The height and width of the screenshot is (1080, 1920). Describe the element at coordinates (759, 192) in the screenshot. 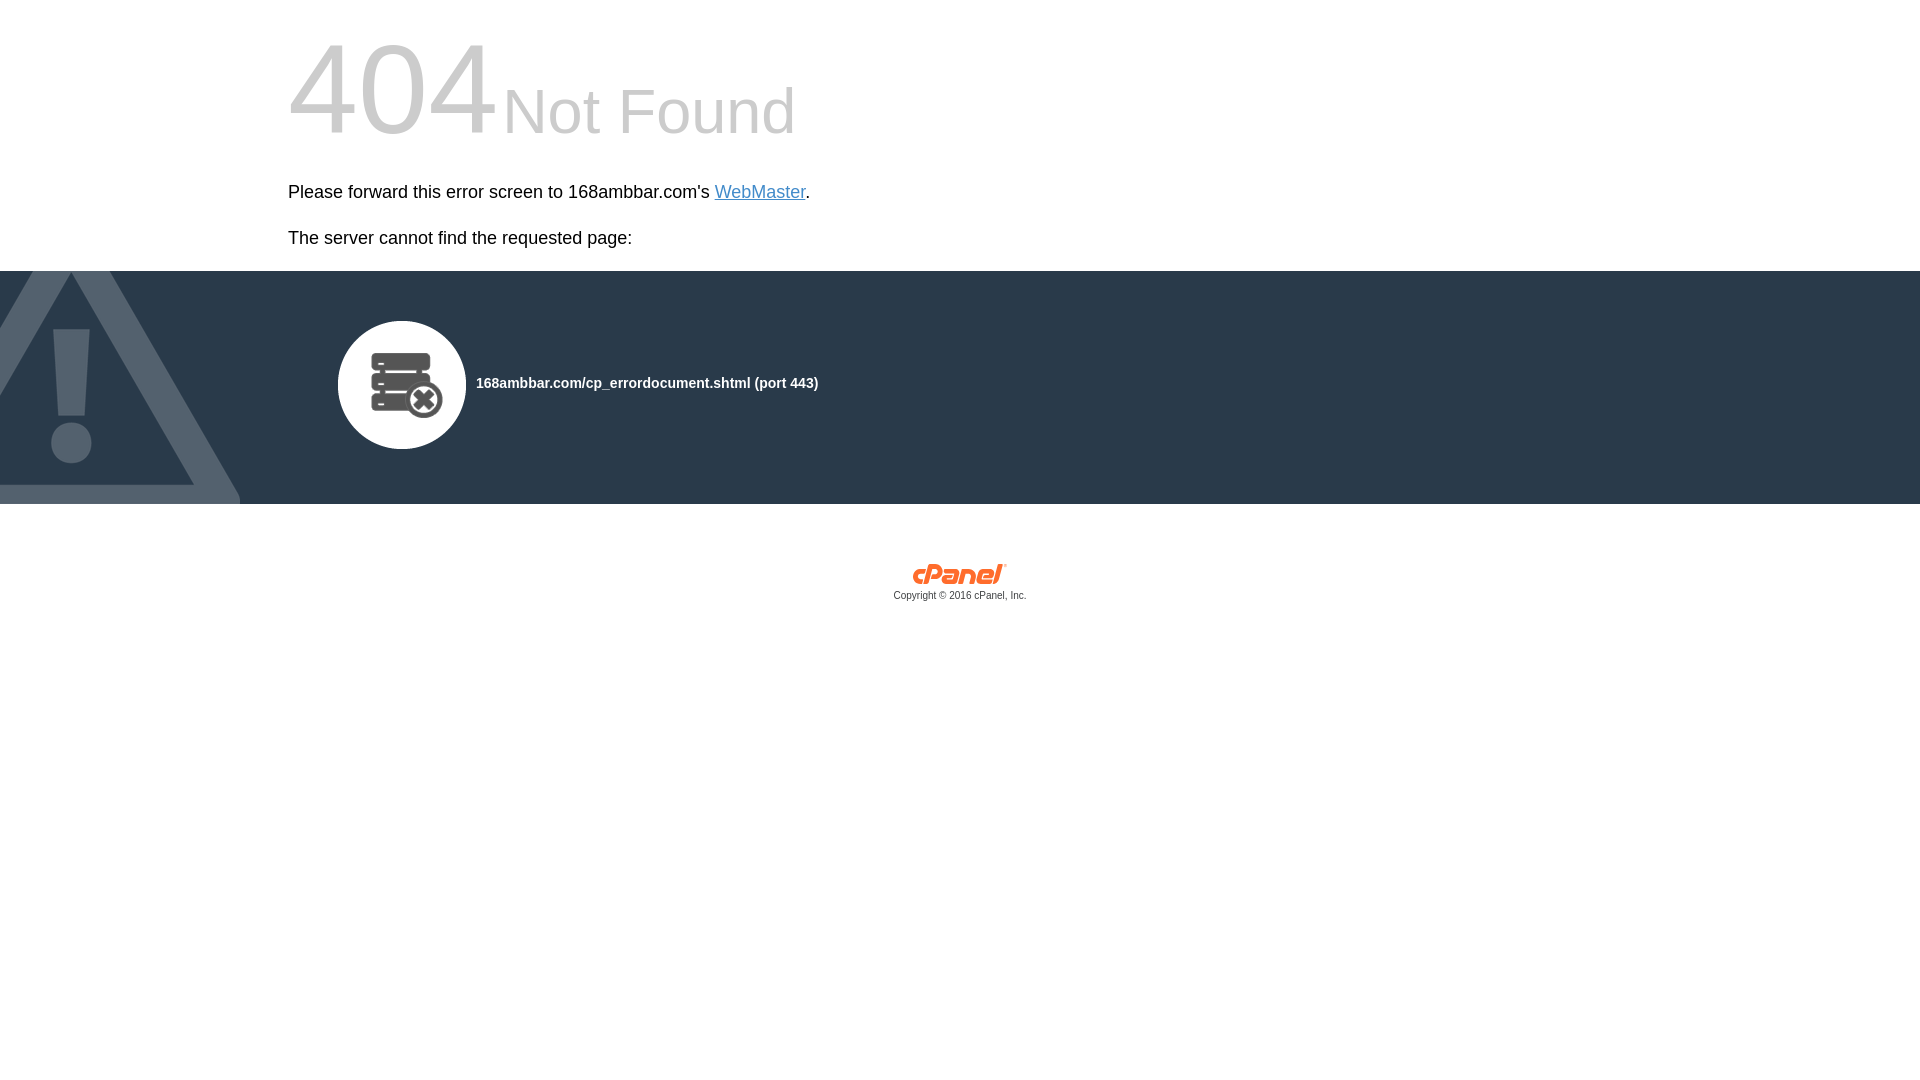

I see `'WebMaster'` at that location.